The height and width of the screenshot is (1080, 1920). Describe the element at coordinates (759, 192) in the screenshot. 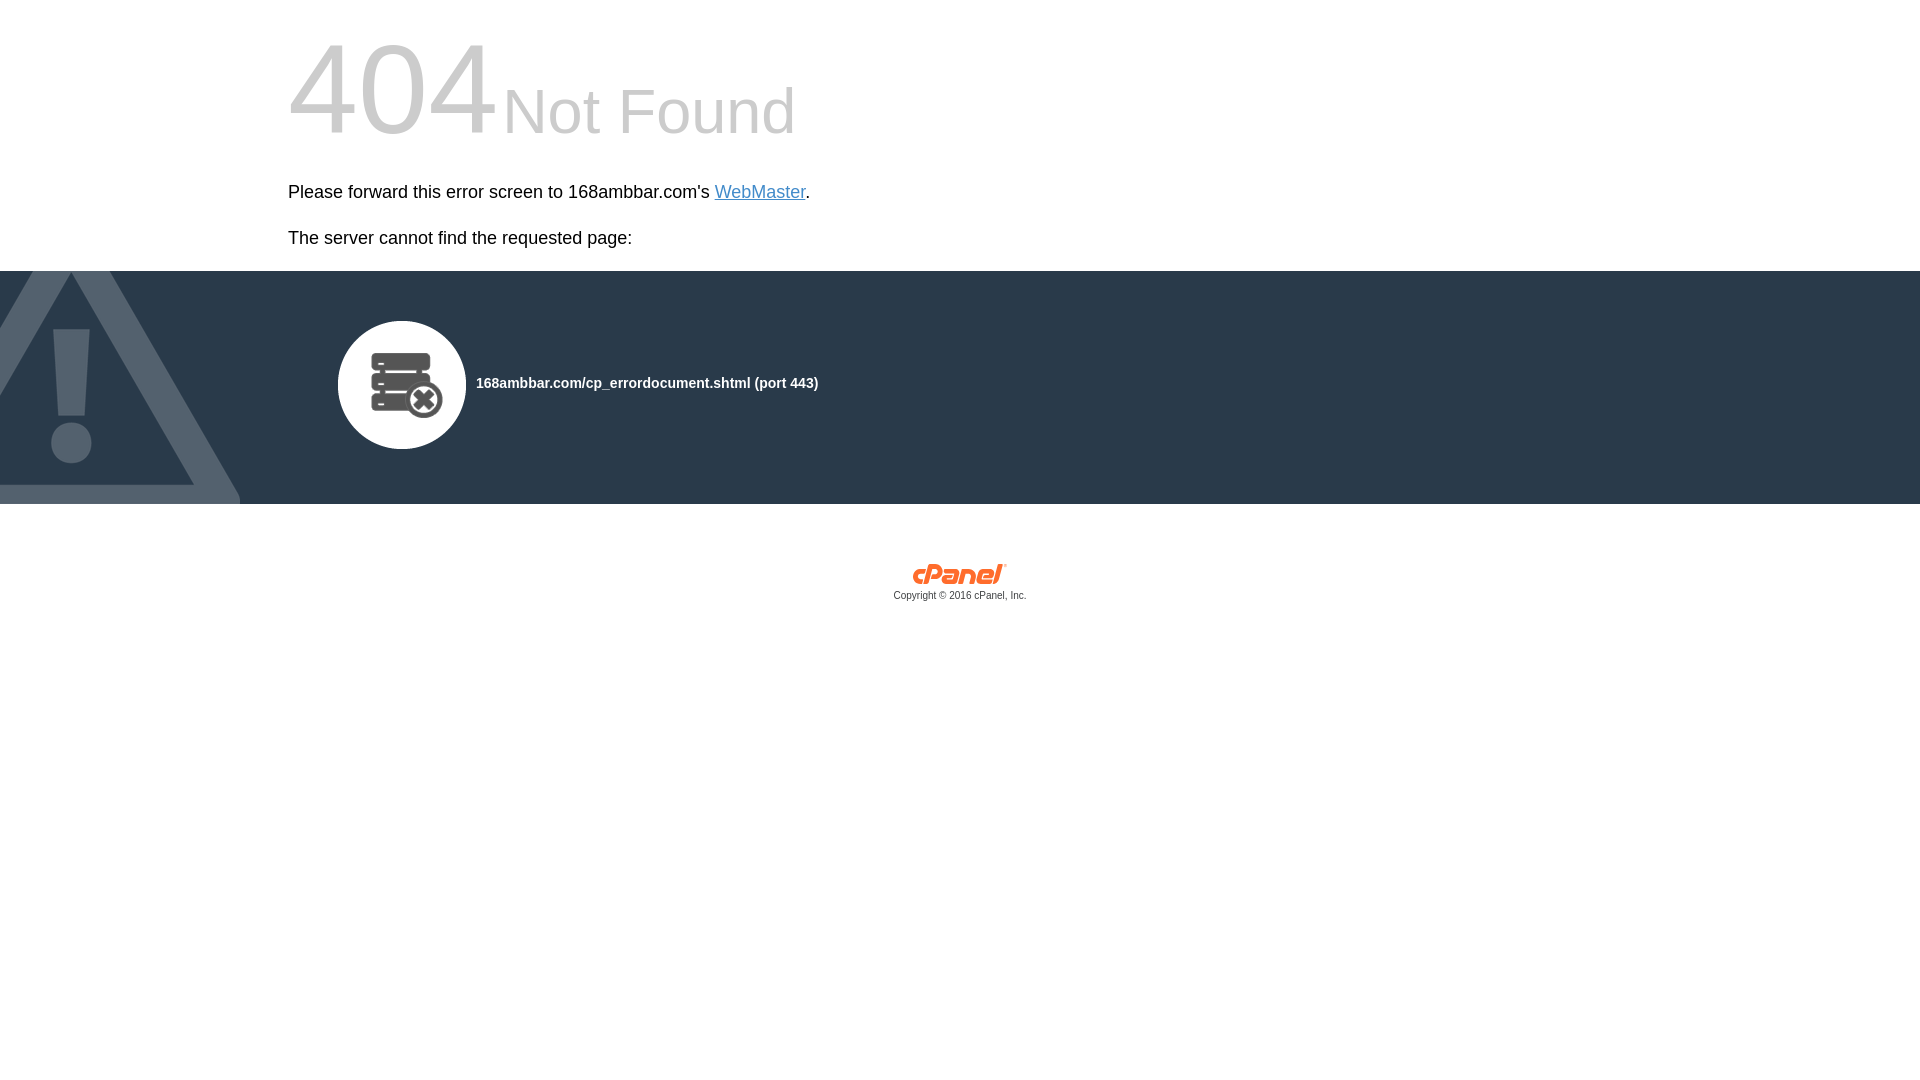

I see `'WebMaster'` at that location.